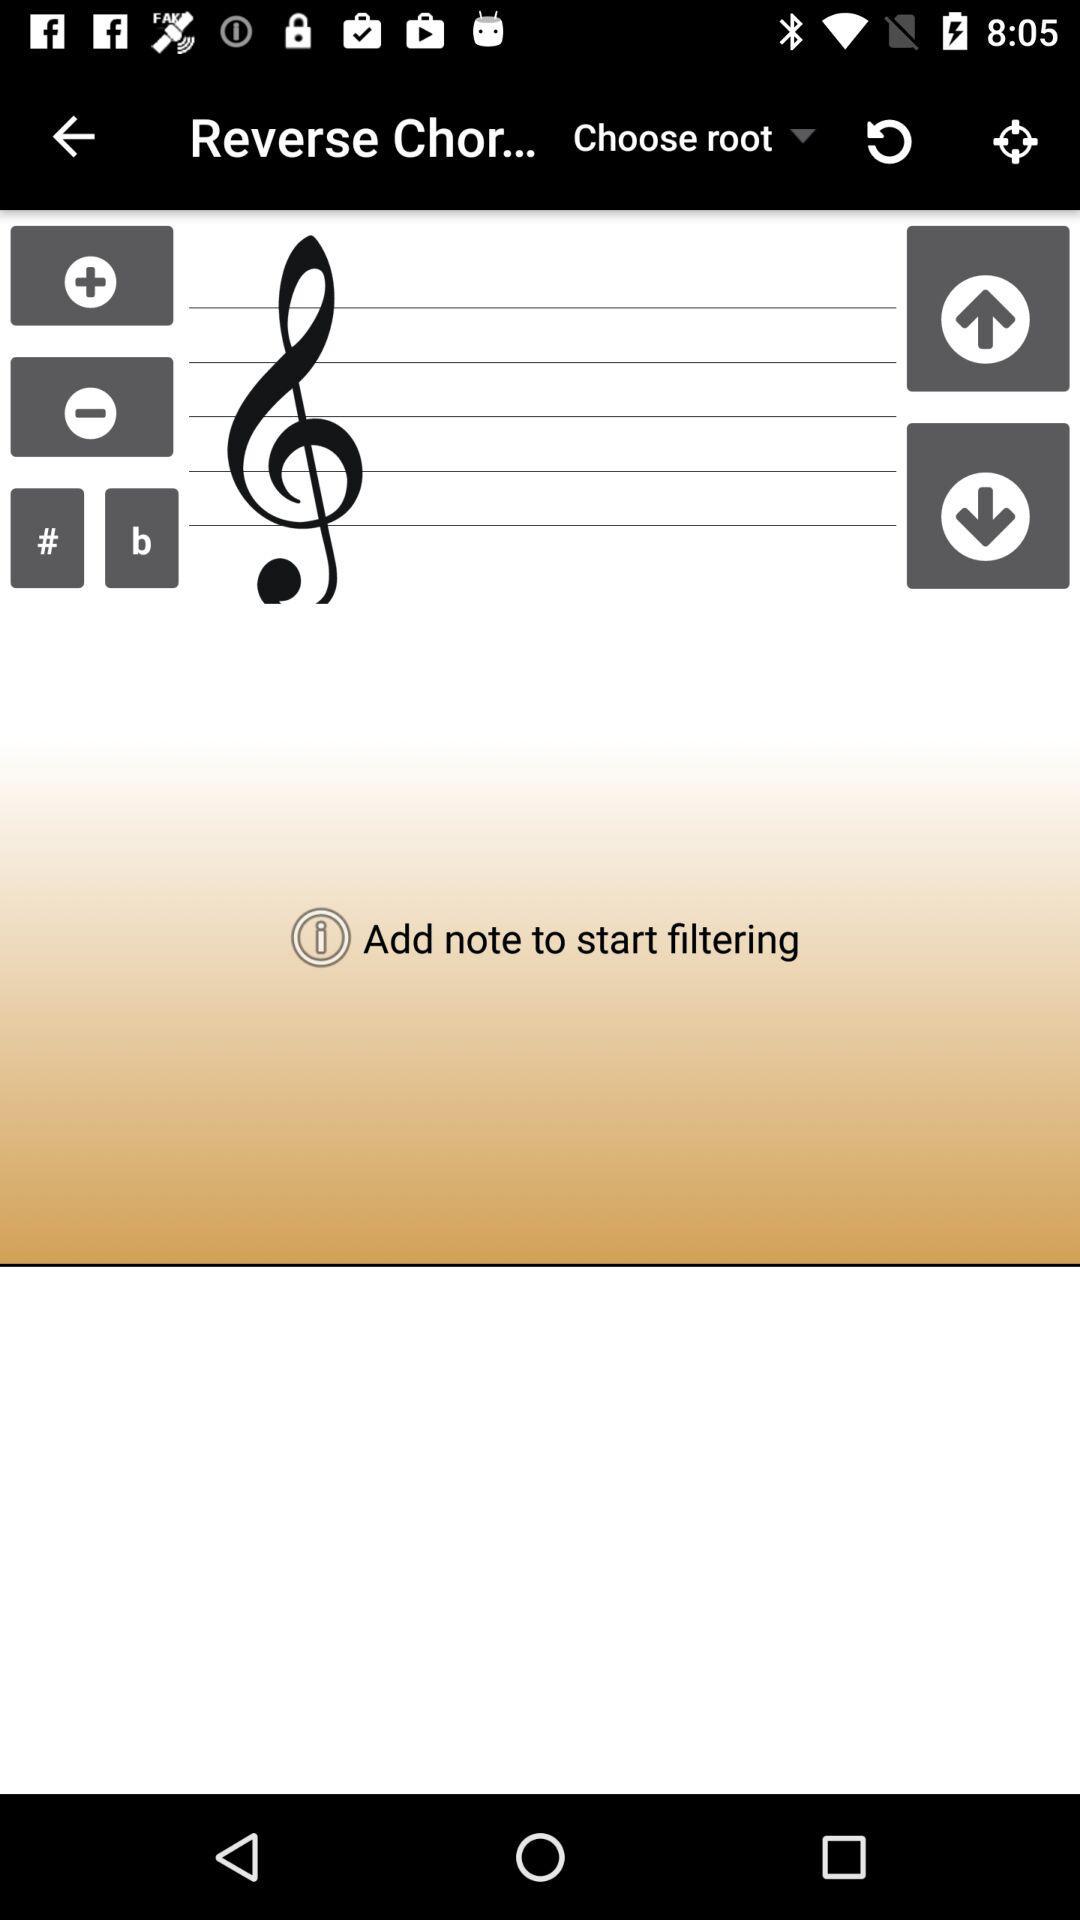 This screenshot has width=1080, height=1920. Describe the element at coordinates (91, 405) in the screenshot. I see `adjust lower` at that location.